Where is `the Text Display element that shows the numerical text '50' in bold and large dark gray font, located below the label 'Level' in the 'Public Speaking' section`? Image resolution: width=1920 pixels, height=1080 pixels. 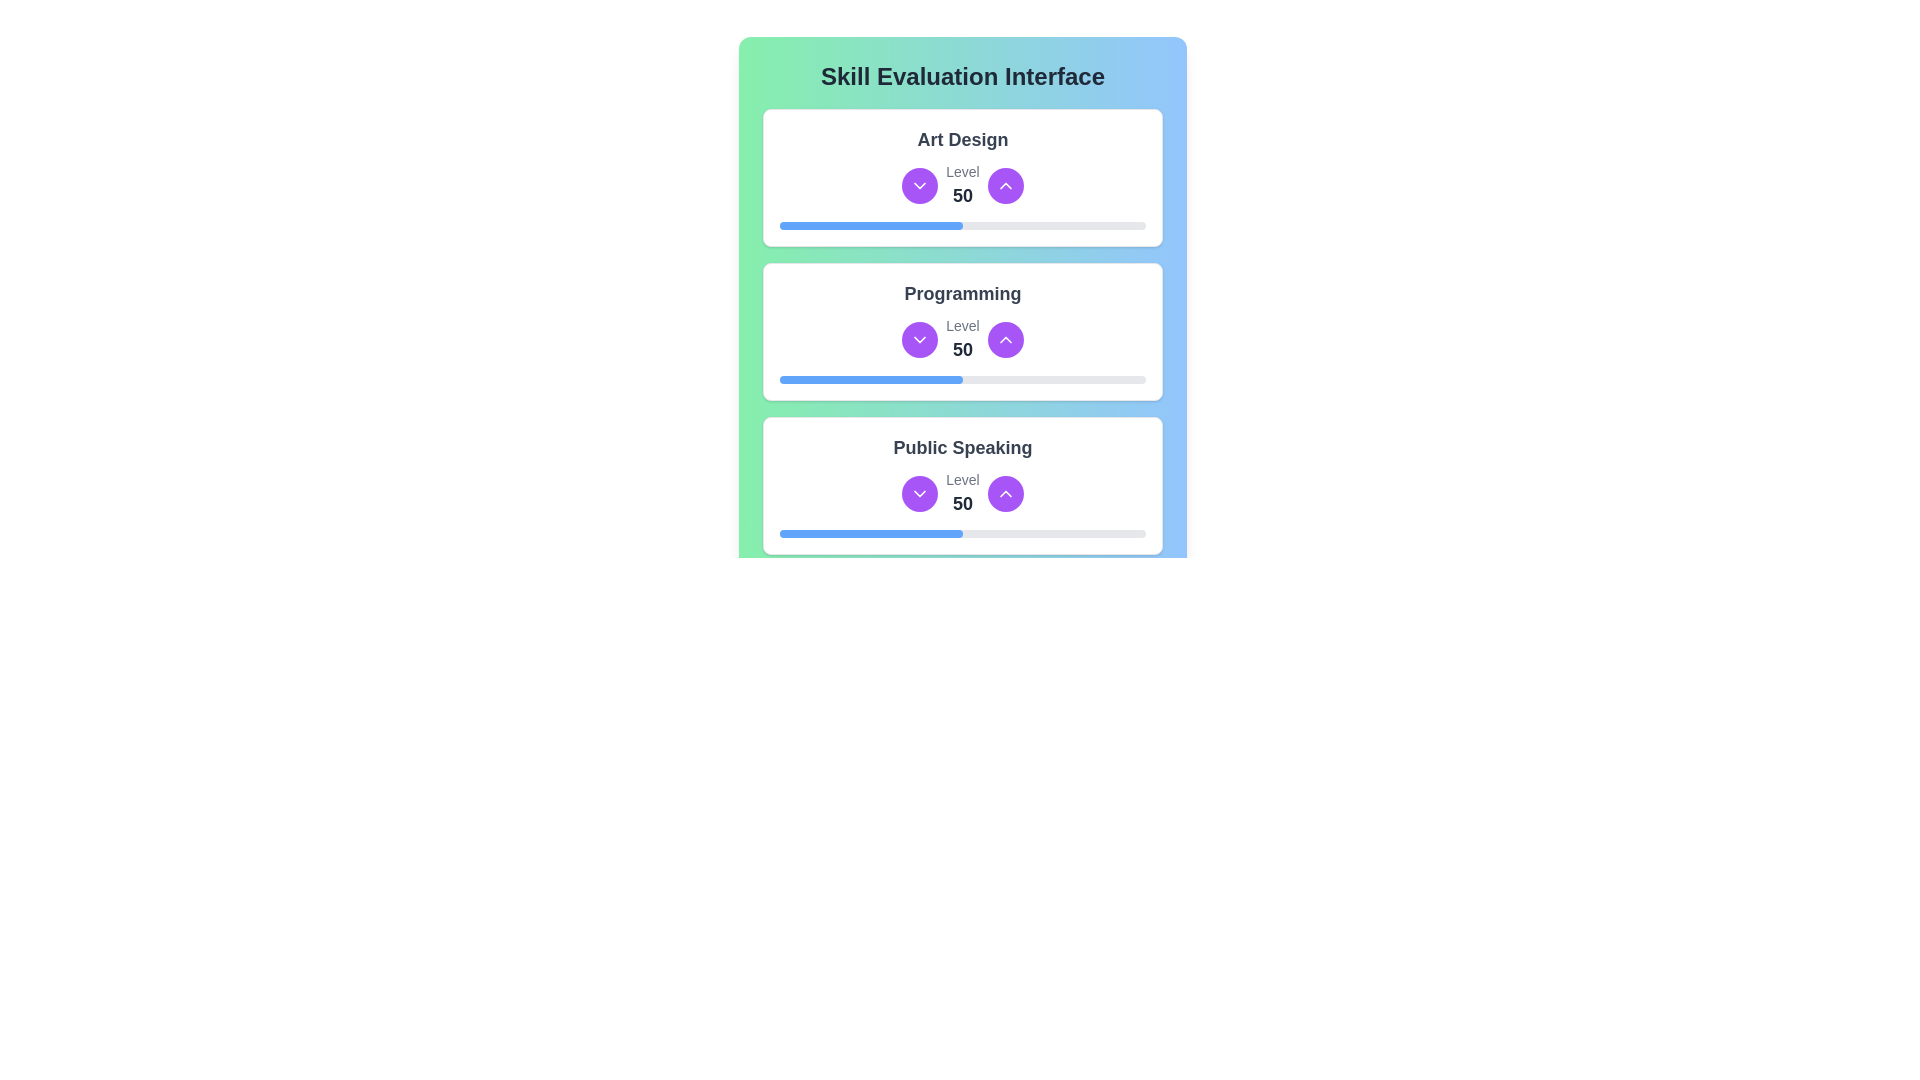
the Text Display element that shows the numerical text '50' in bold and large dark gray font, located below the label 'Level' in the 'Public Speaking' section is located at coordinates (963, 503).